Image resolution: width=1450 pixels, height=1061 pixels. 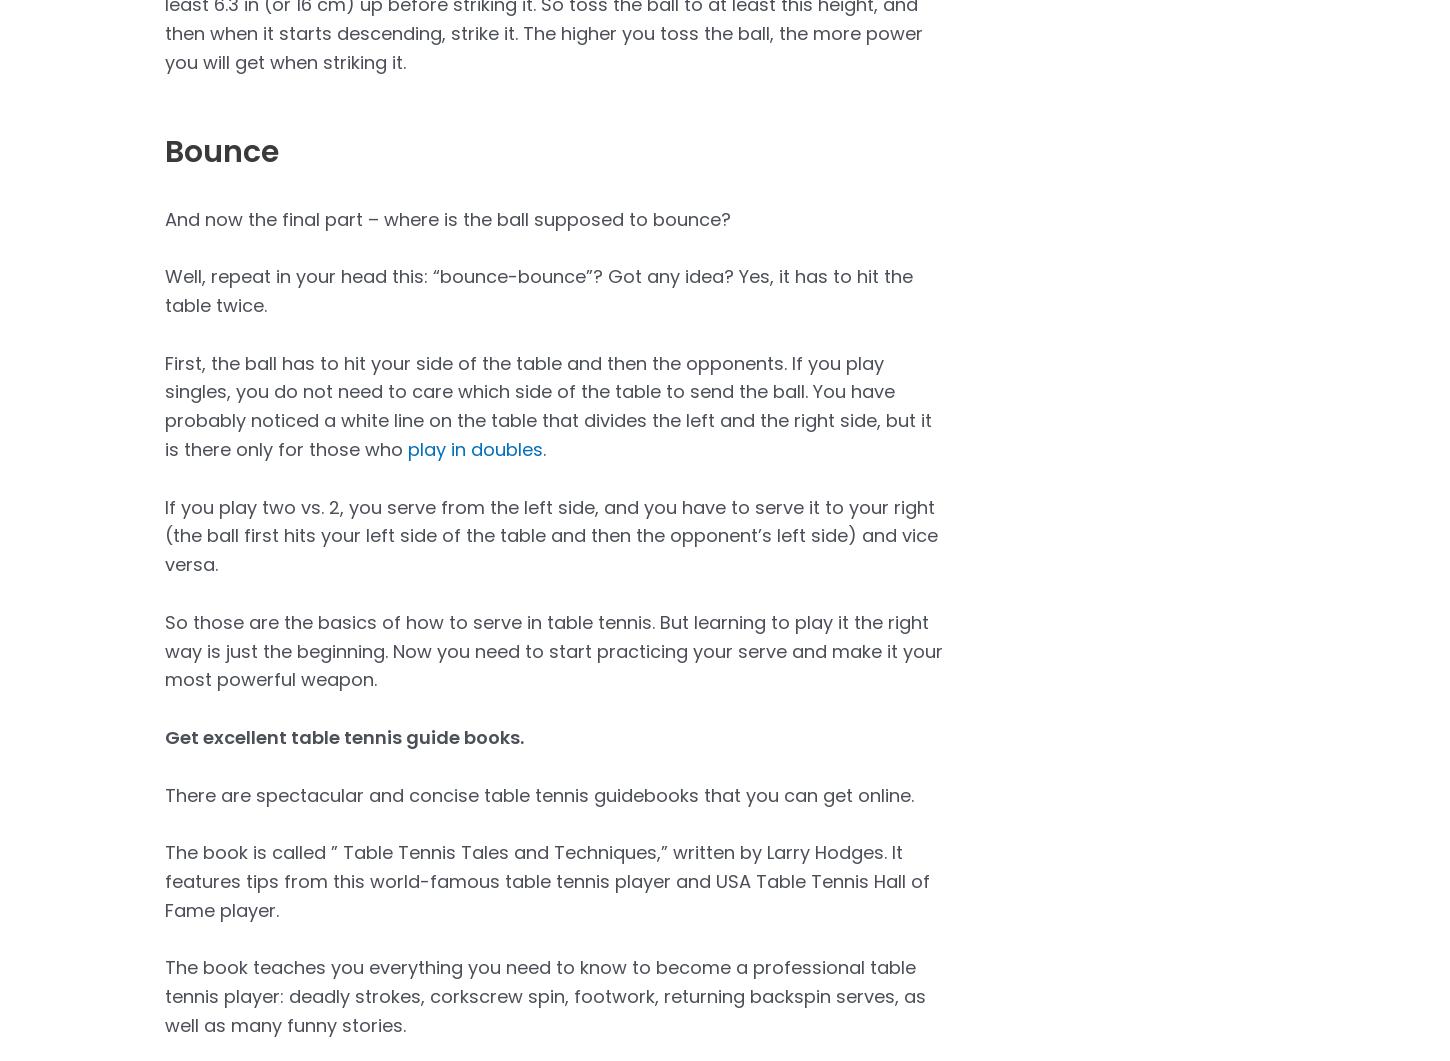 What do you see at coordinates (543, 449) in the screenshot?
I see `'.'` at bounding box center [543, 449].